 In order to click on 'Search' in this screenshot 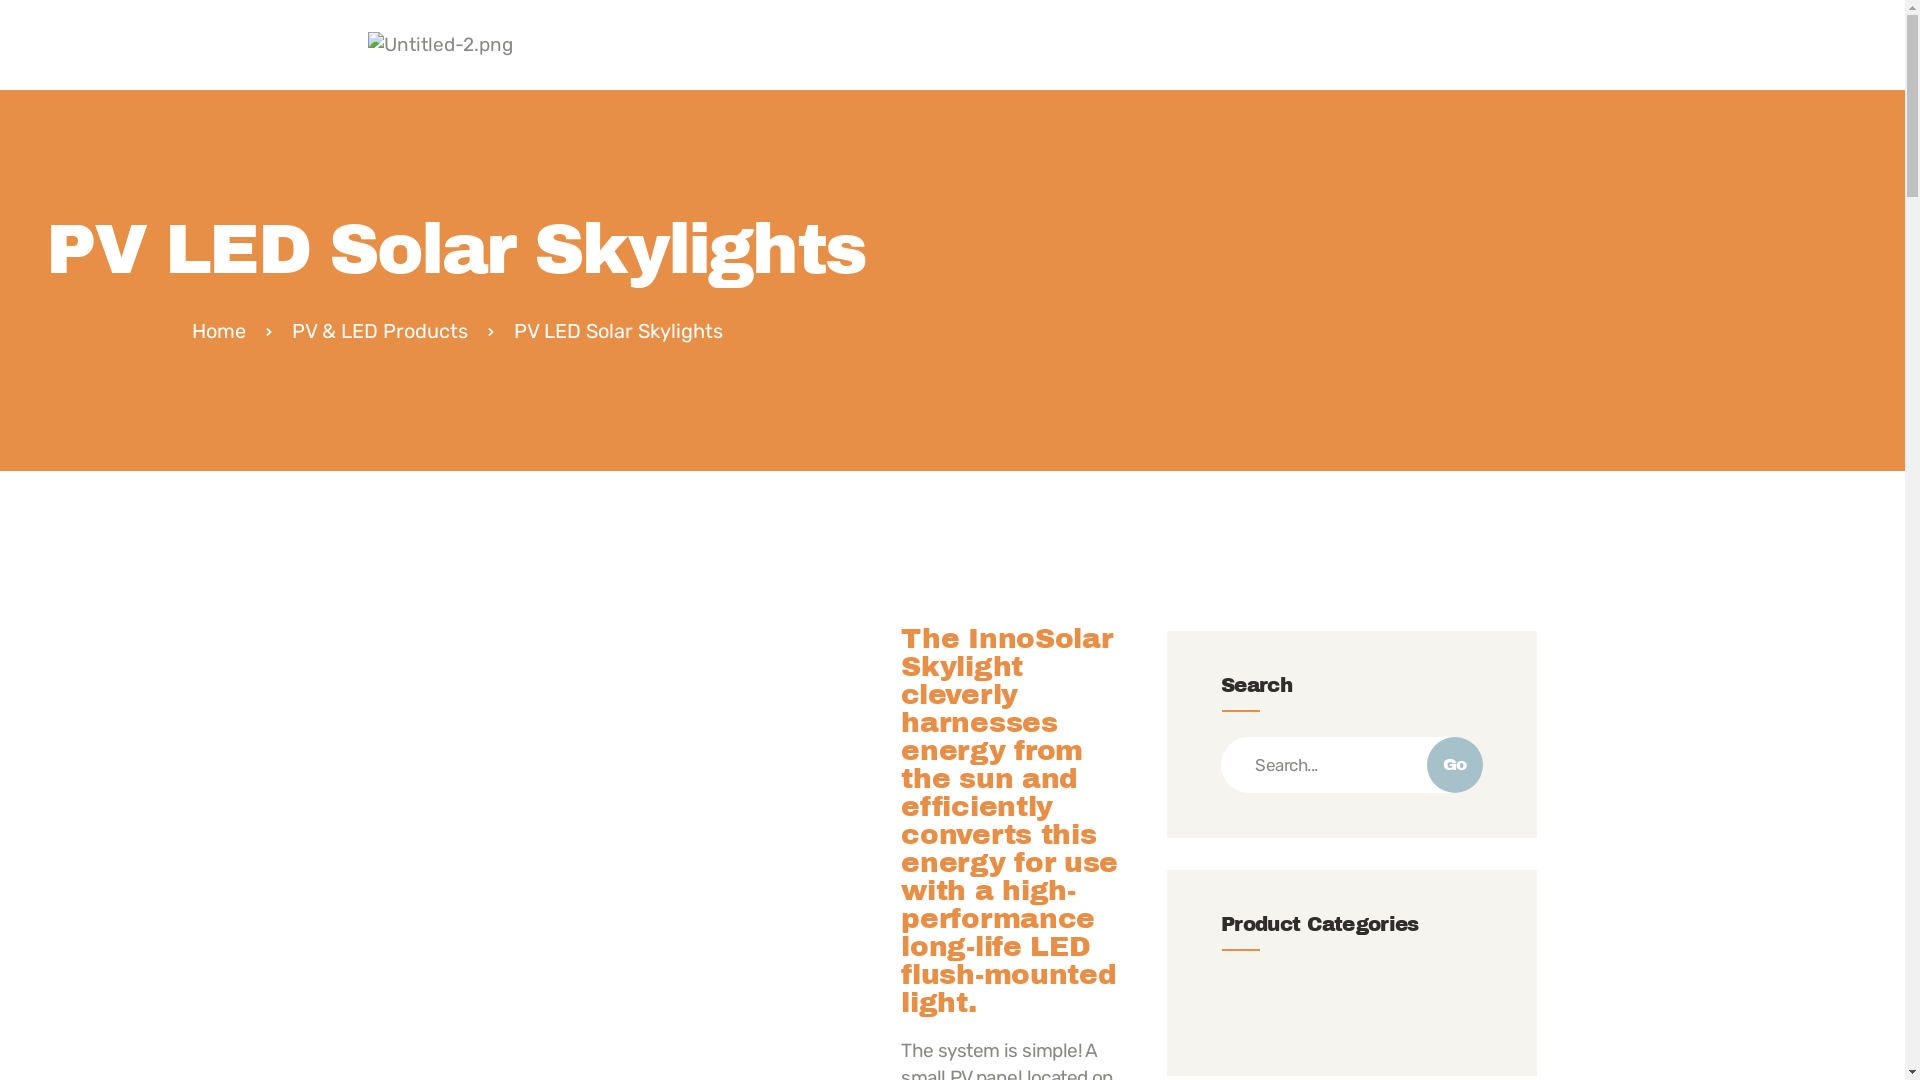, I will do `click(1352, 764)`.